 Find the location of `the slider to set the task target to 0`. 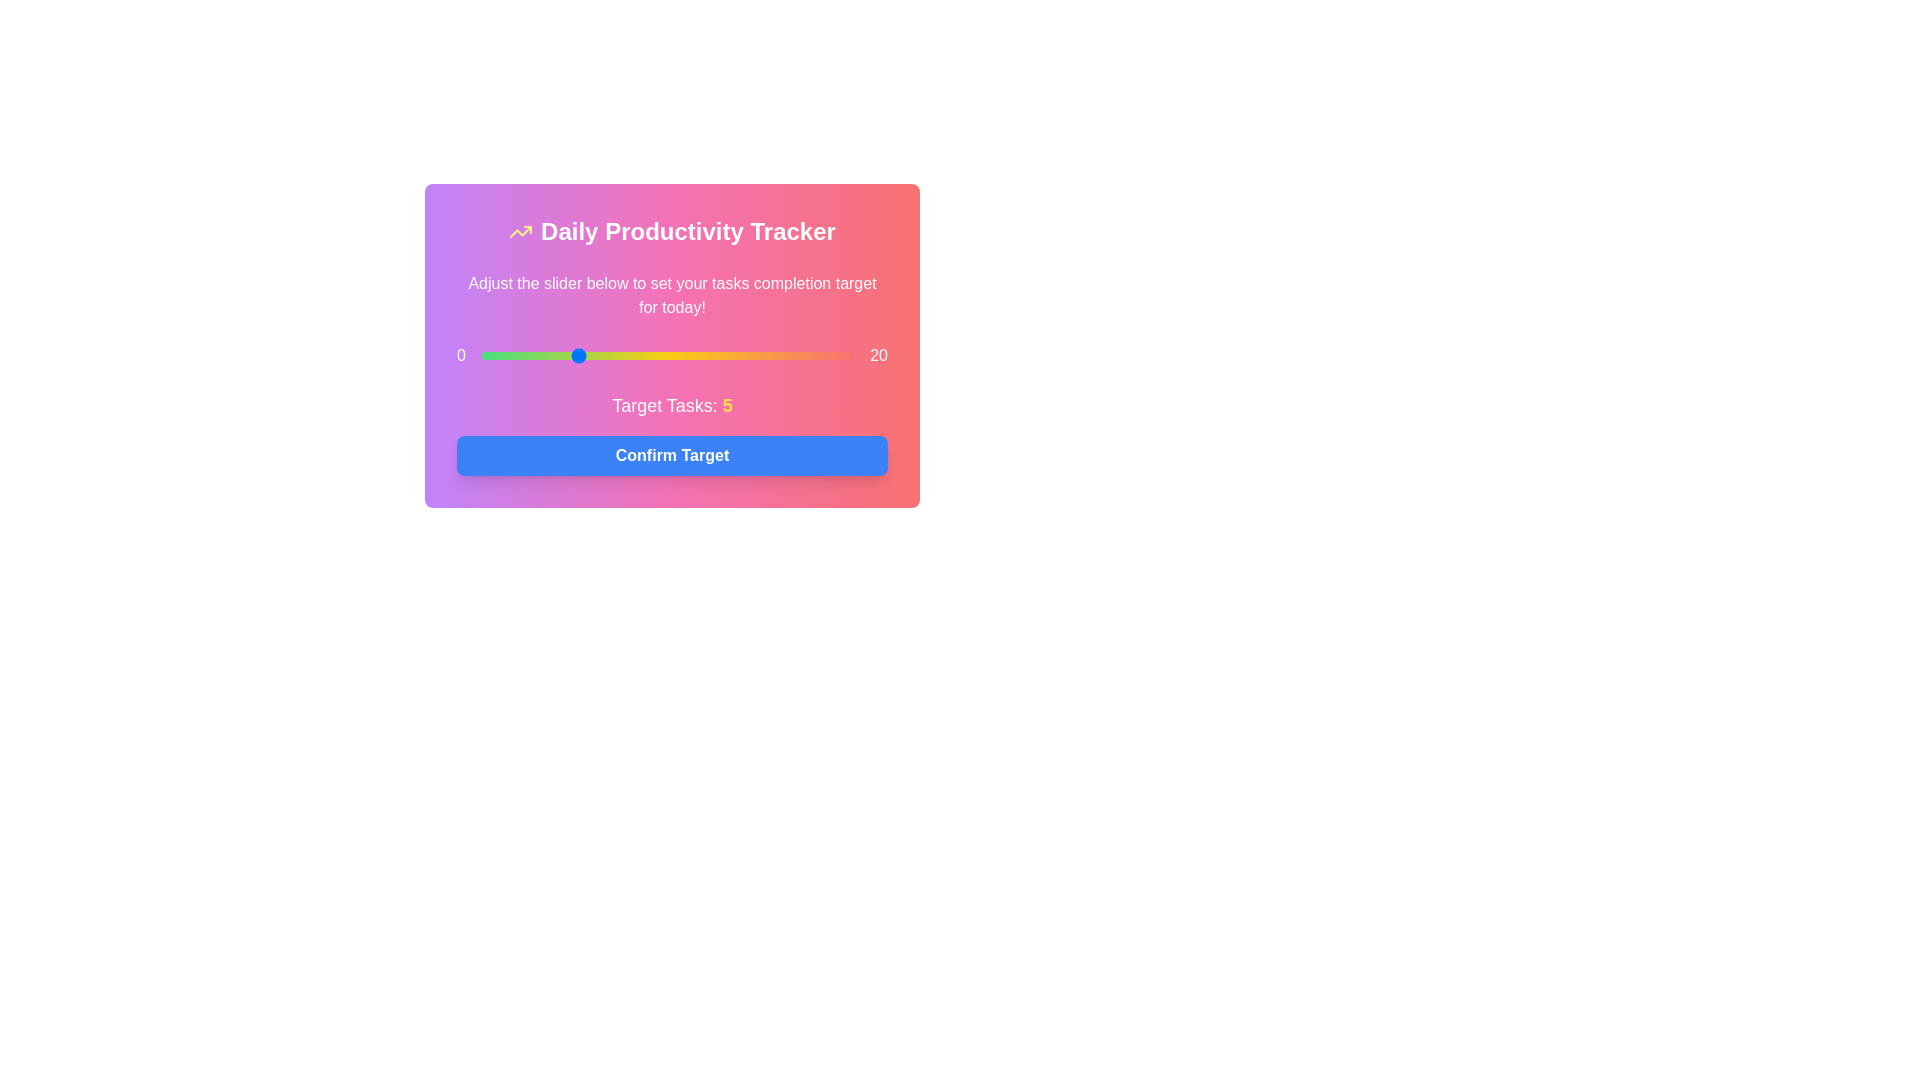

the slider to set the task target to 0 is located at coordinates (481, 354).